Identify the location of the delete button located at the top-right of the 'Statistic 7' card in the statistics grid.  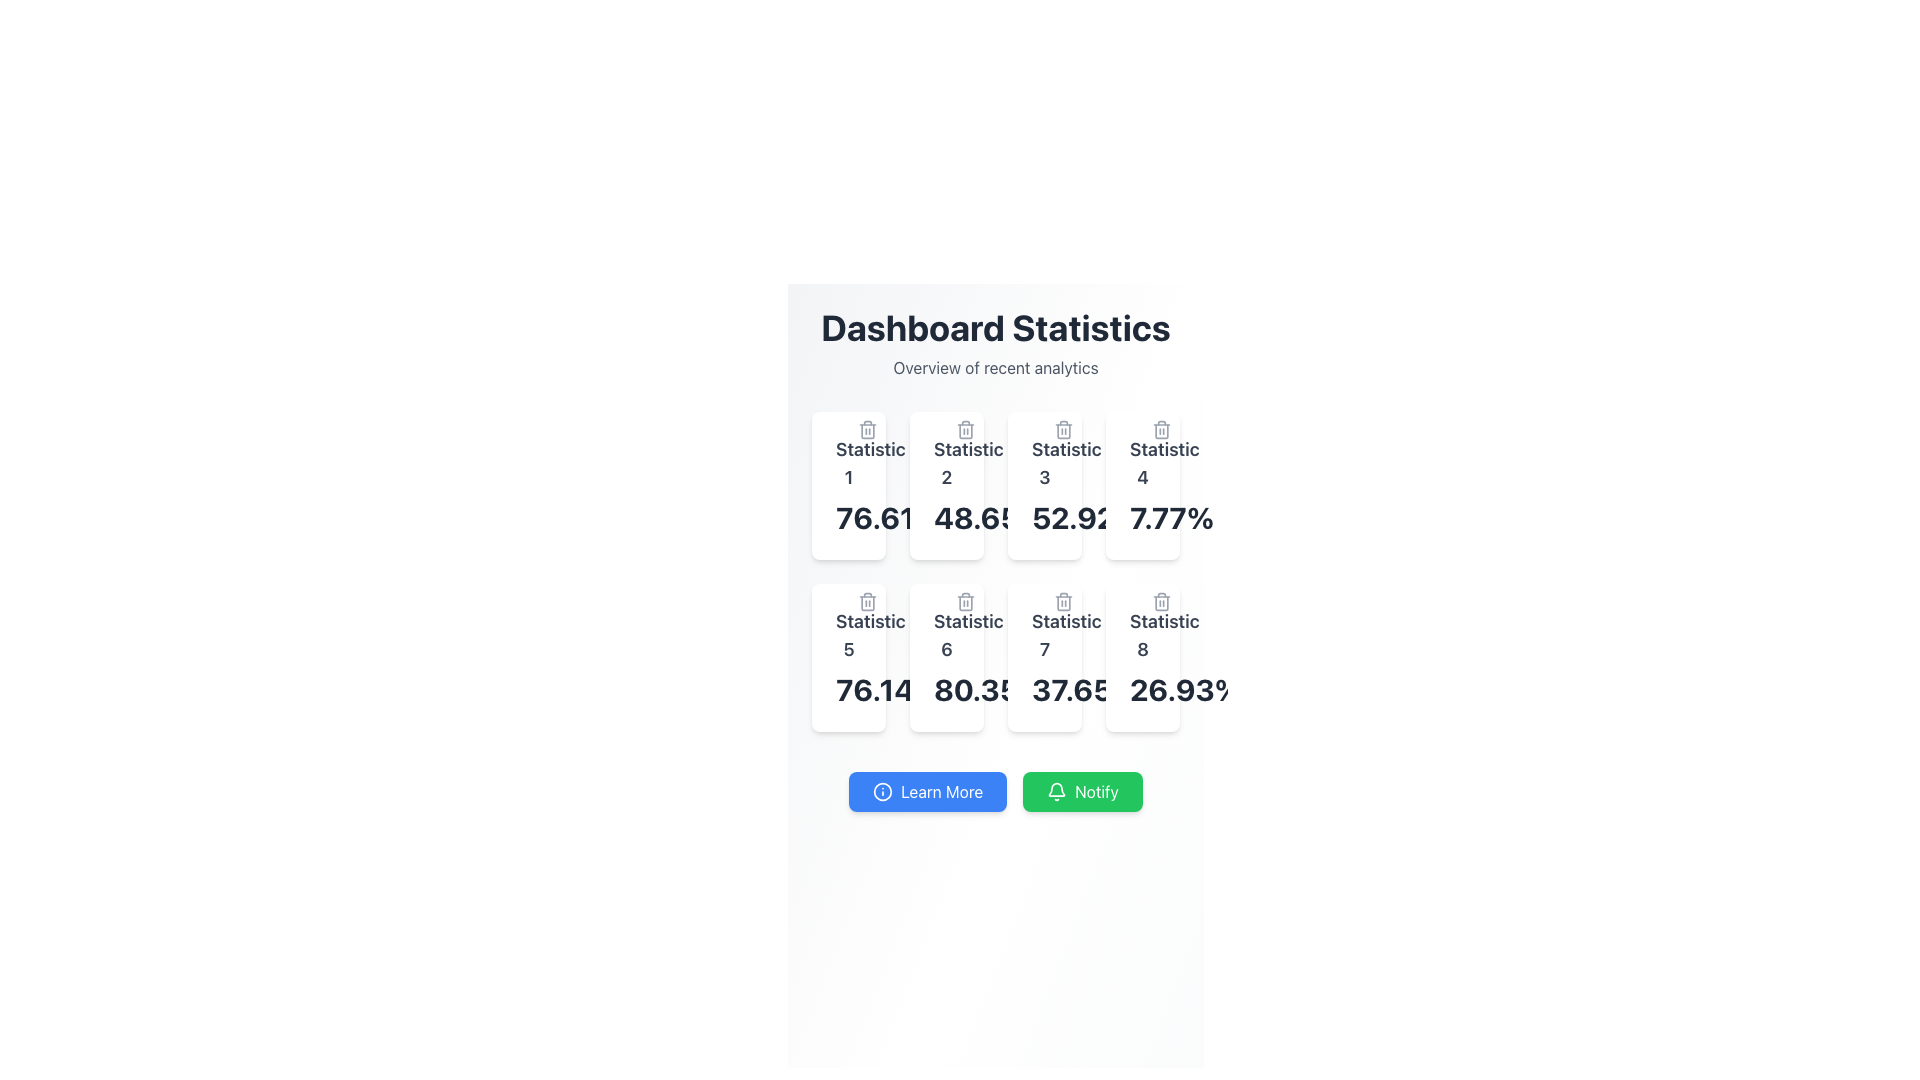
(1063, 600).